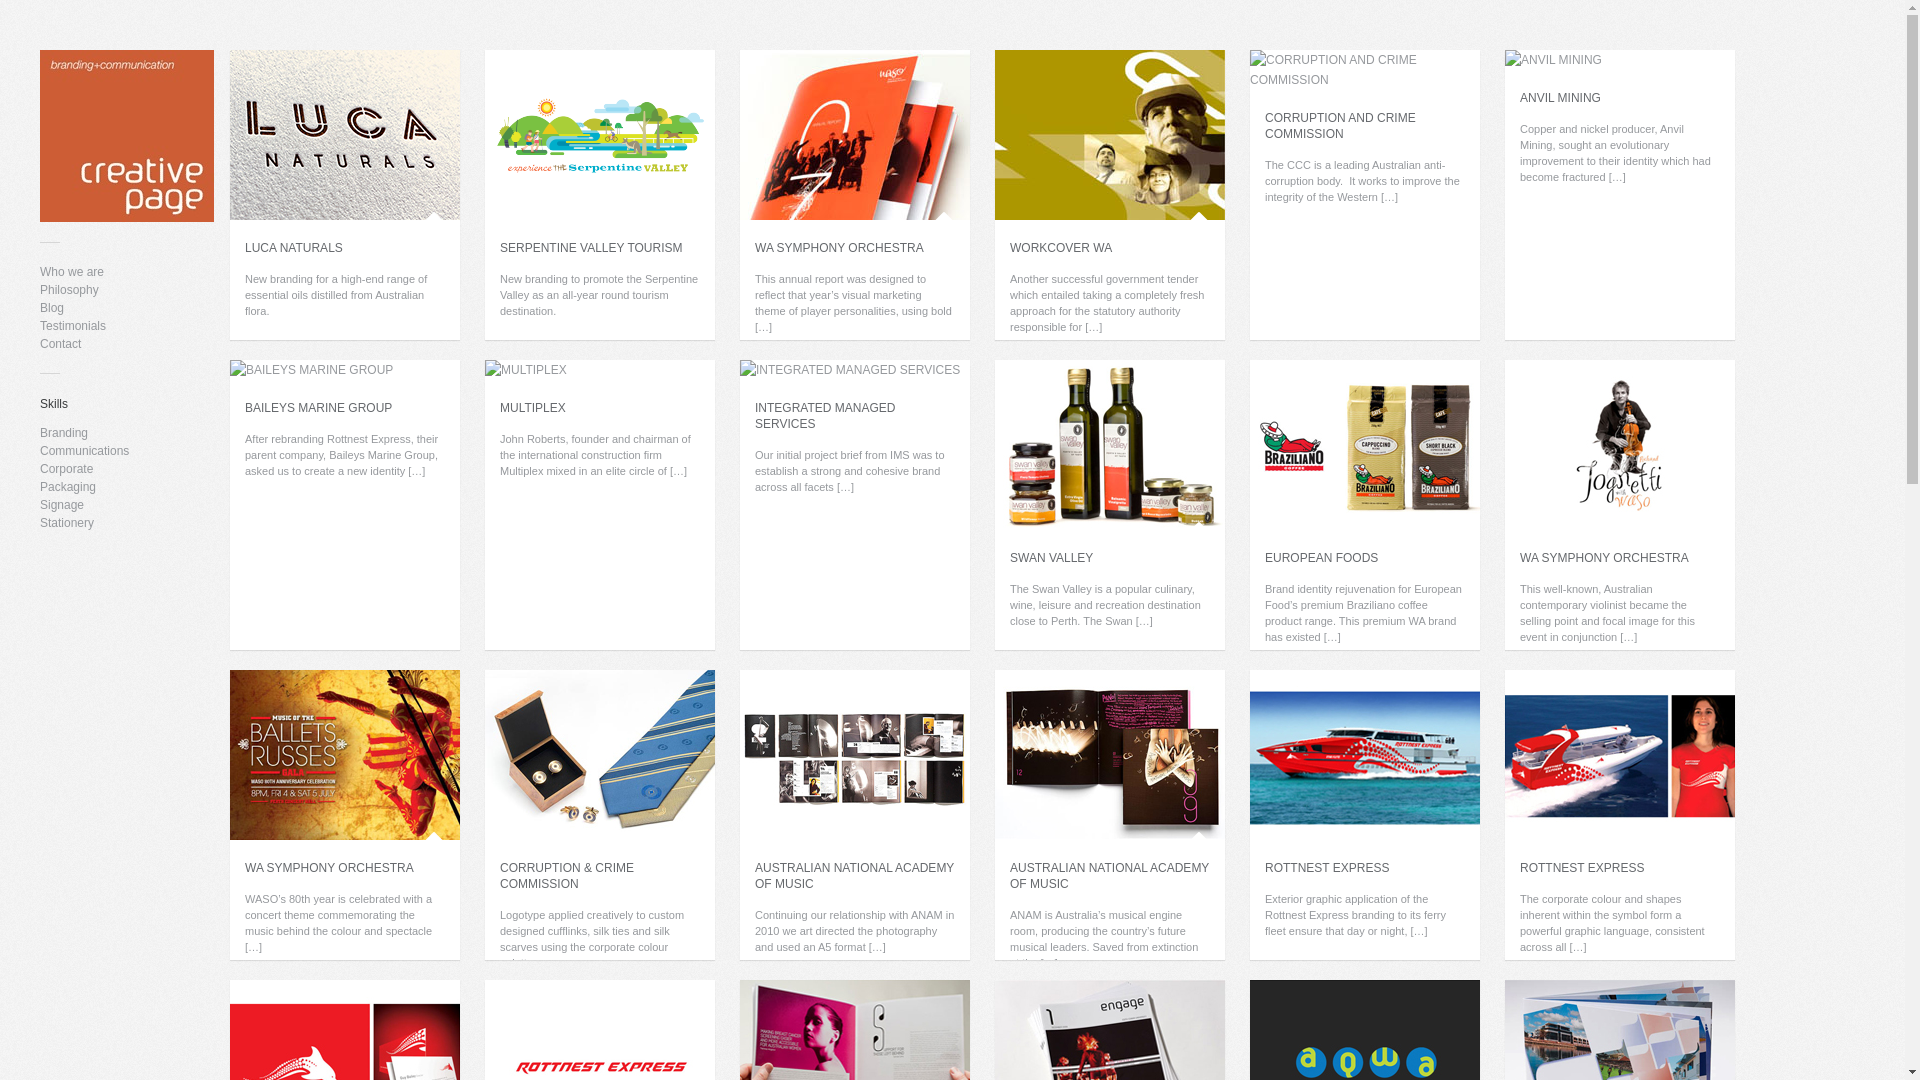  What do you see at coordinates (66, 469) in the screenshot?
I see `'Corporate'` at bounding box center [66, 469].